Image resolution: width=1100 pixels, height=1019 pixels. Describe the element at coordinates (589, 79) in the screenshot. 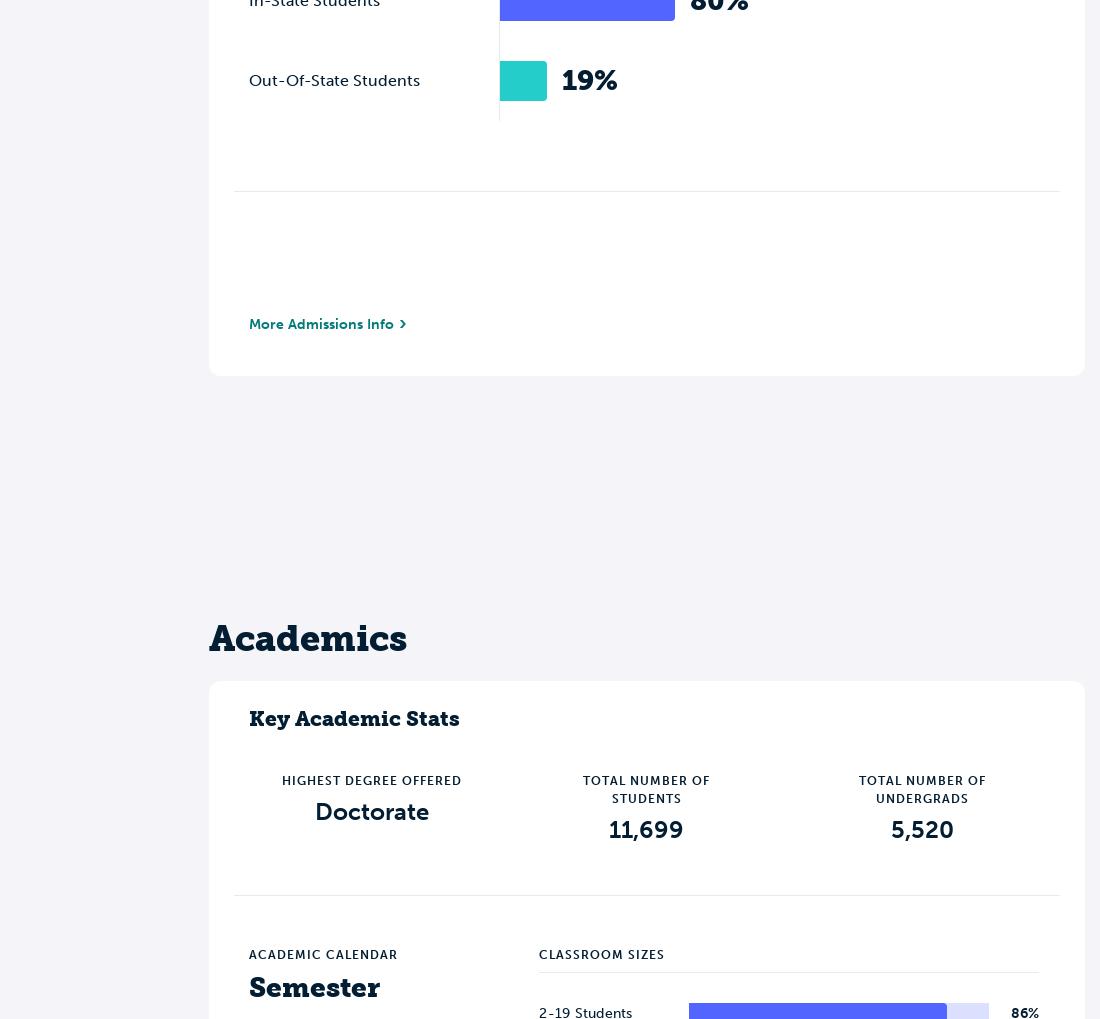

I see `'19%'` at that location.